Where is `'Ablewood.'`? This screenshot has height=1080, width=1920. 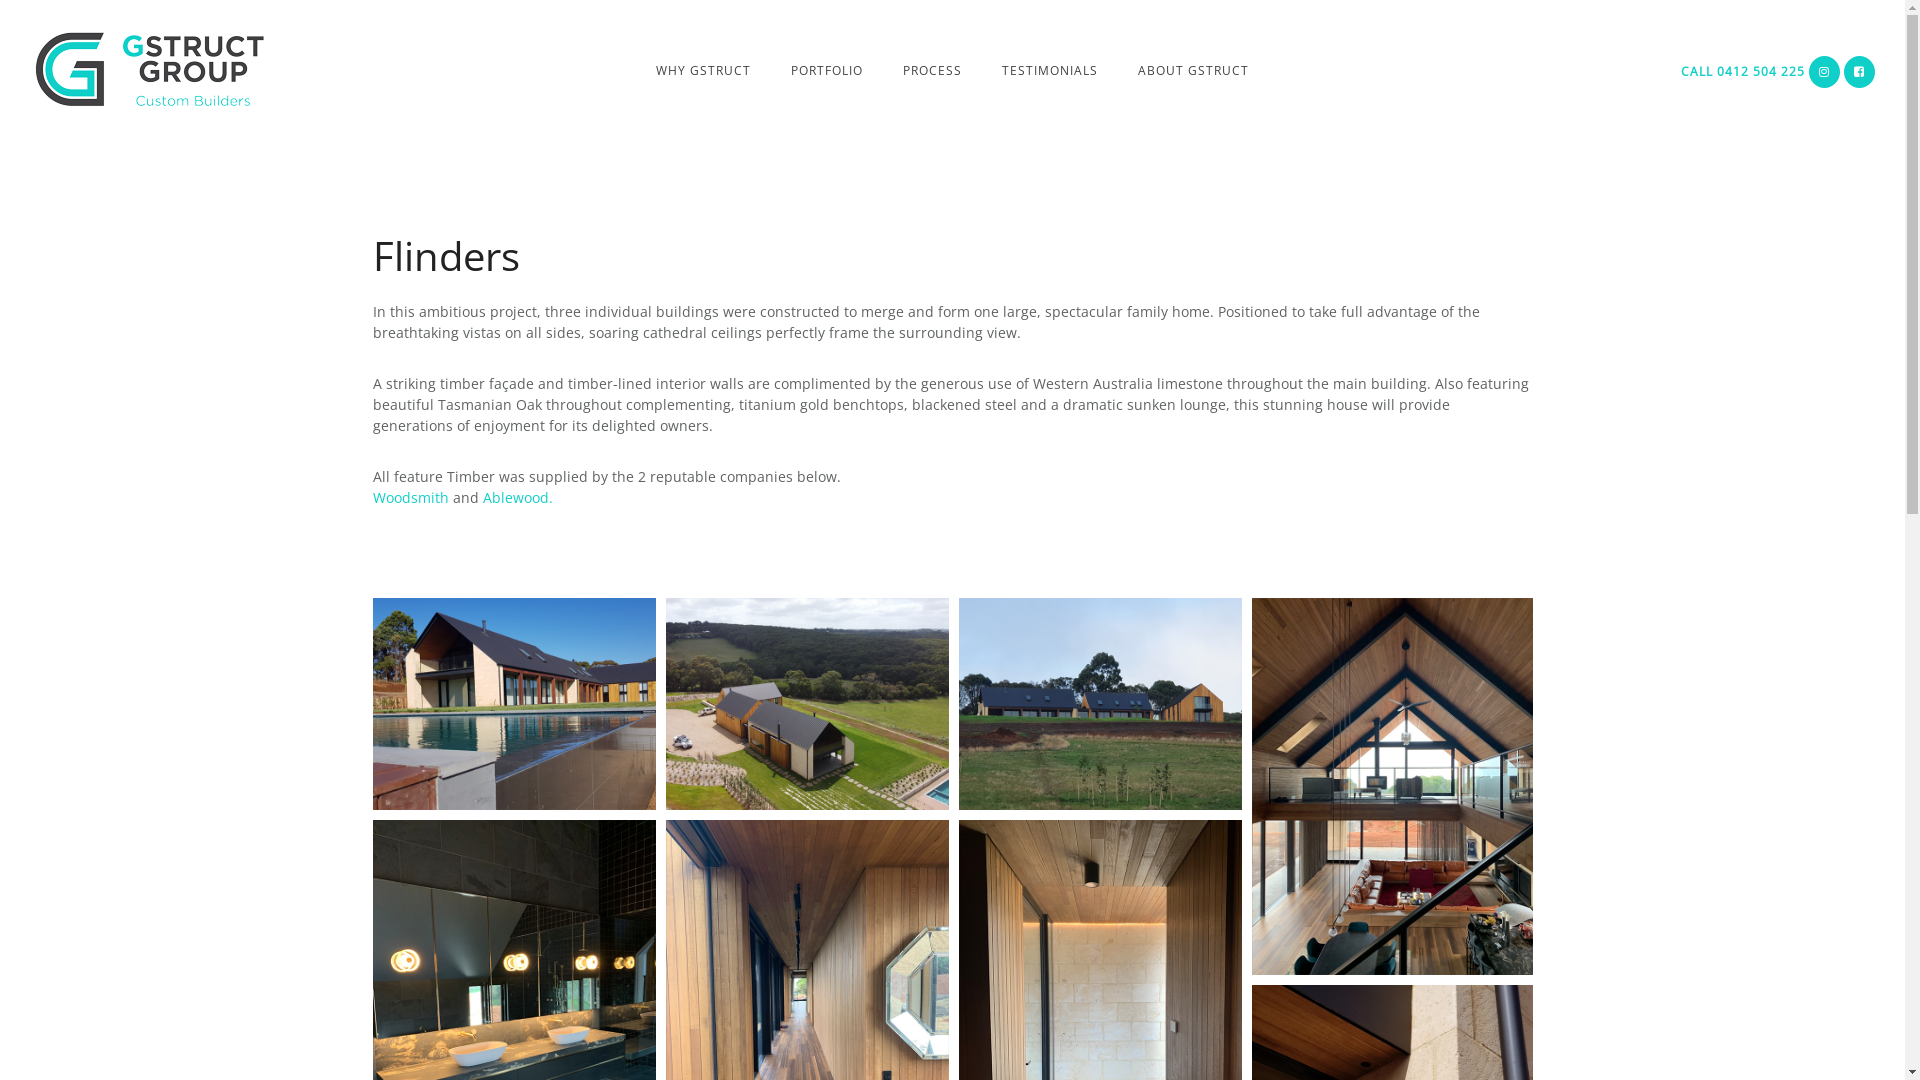 'Ablewood.' is located at coordinates (517, 496).